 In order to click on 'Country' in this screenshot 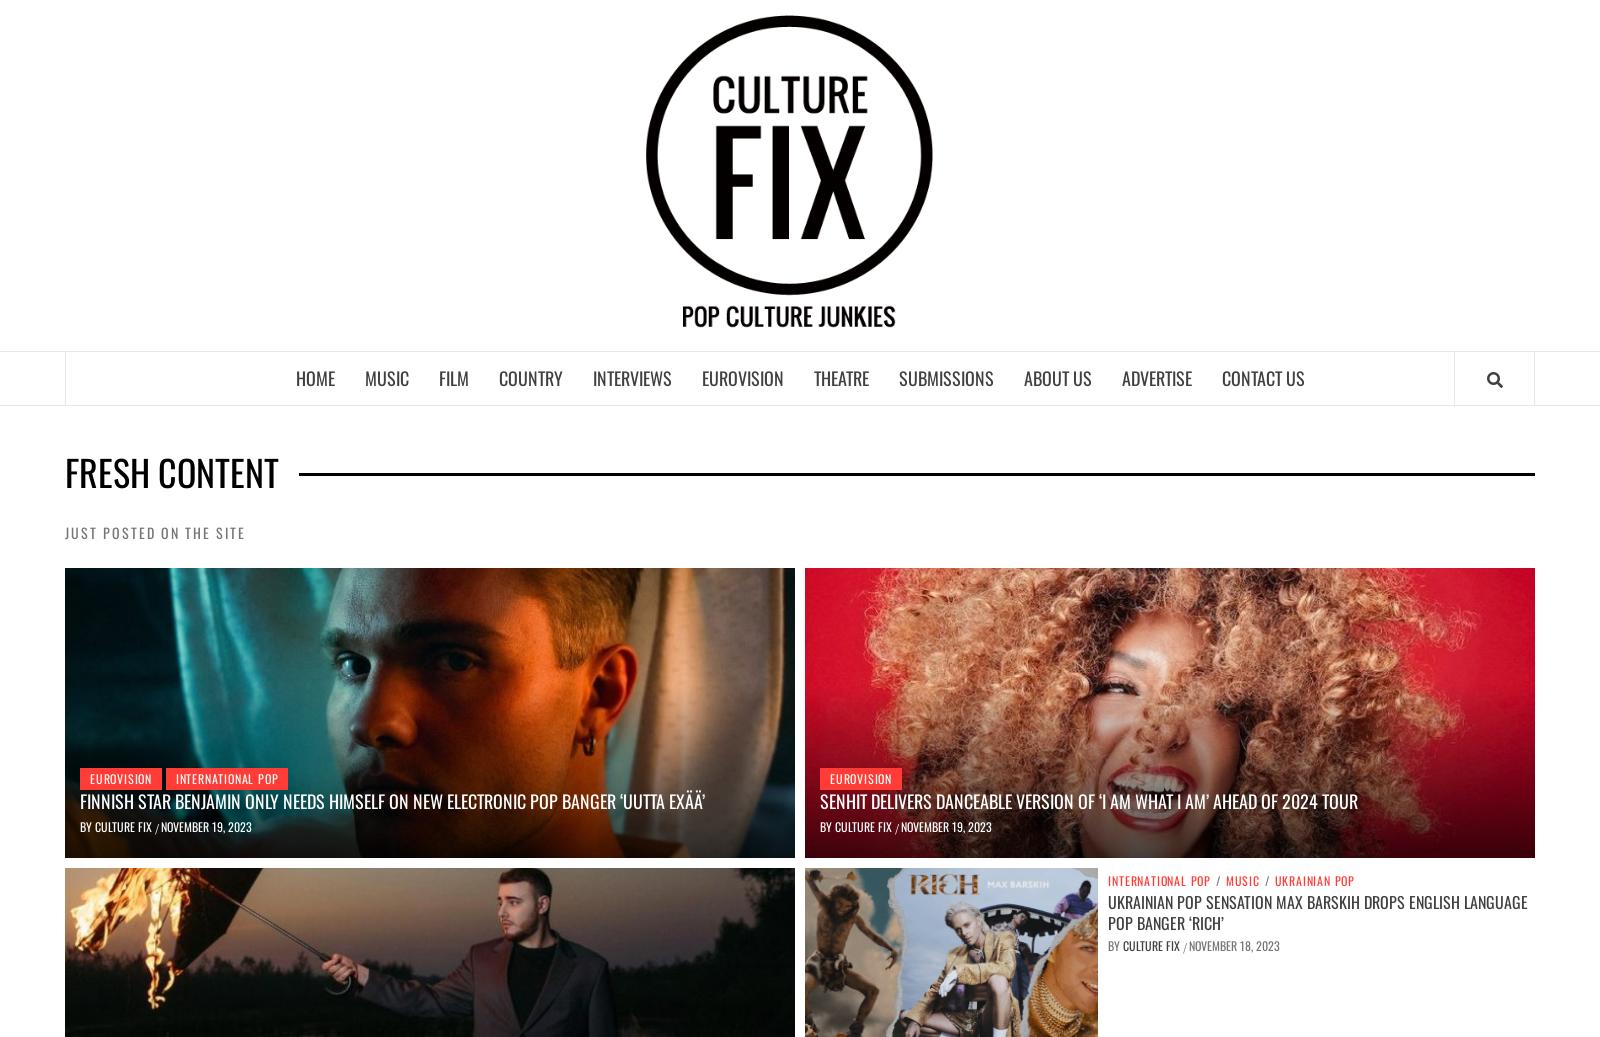, I will do `click(529, 376)`.